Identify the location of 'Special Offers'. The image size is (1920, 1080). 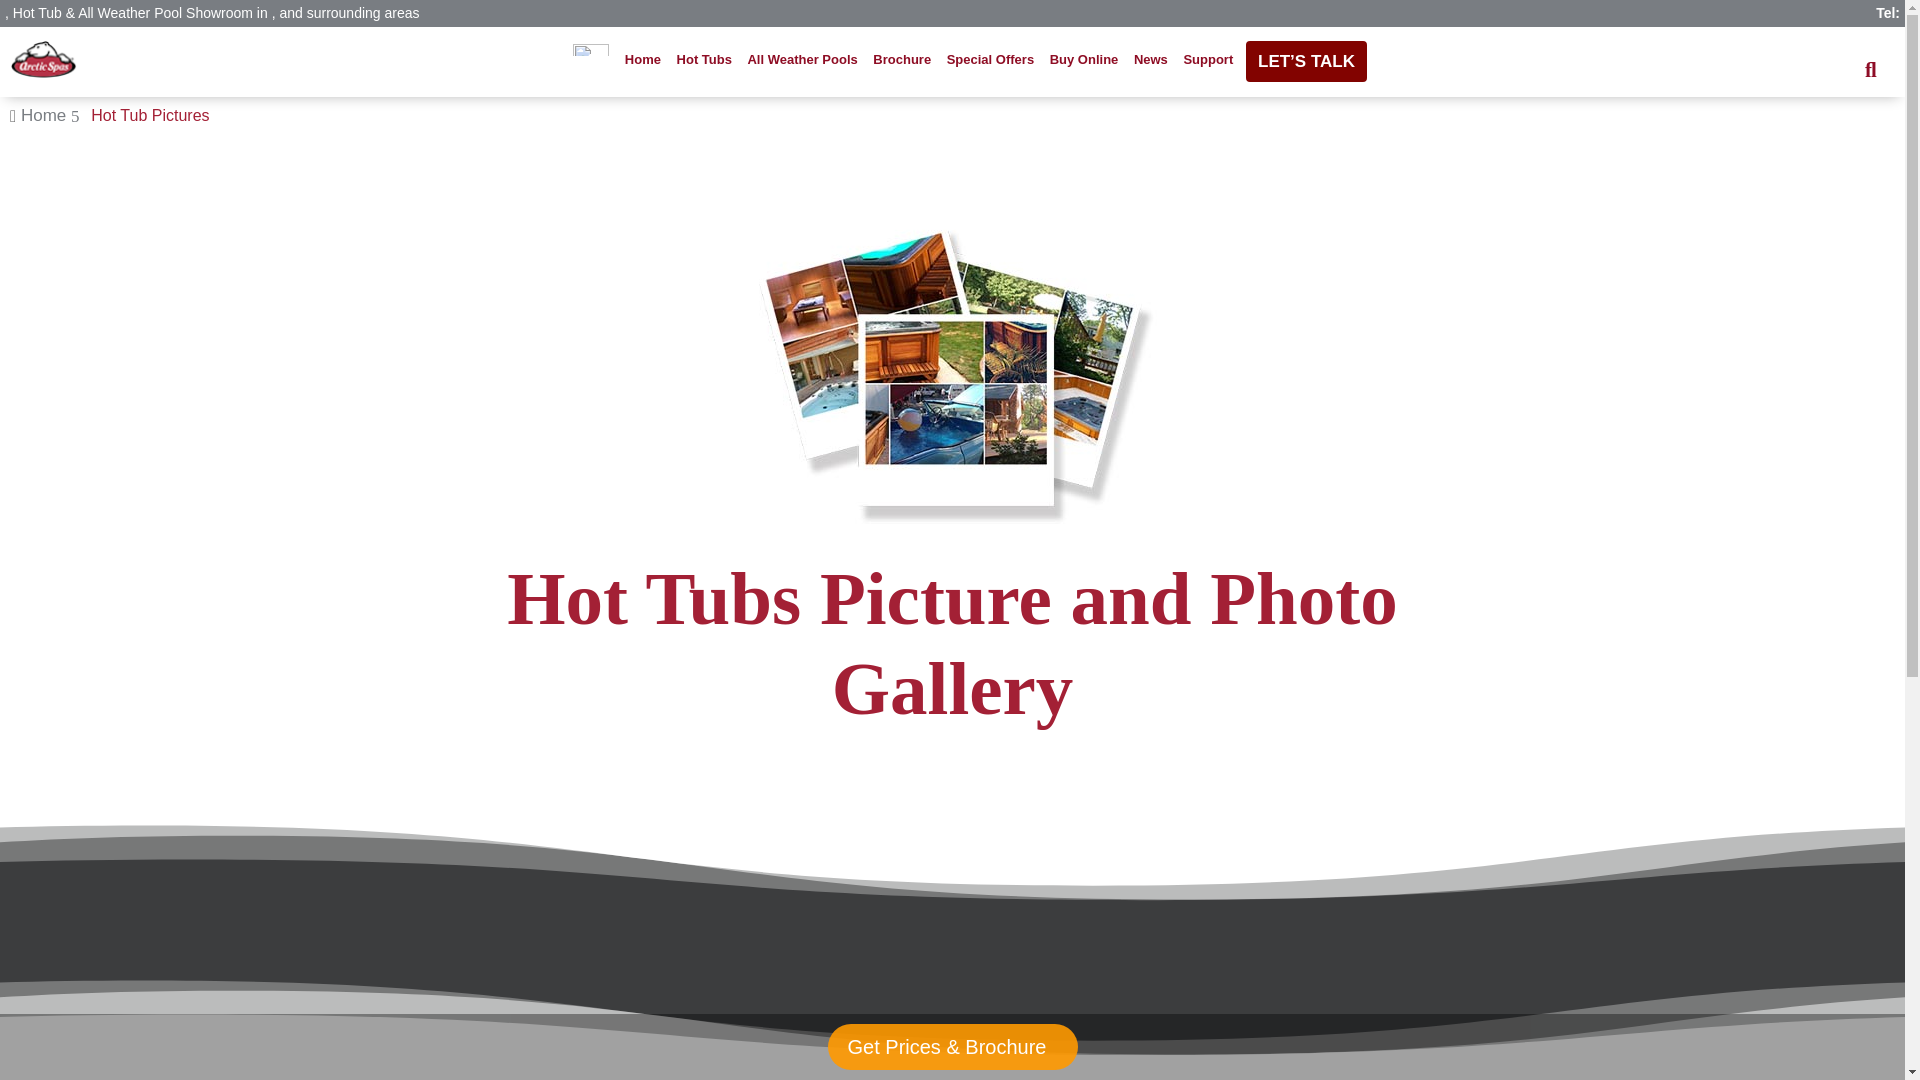
(940, 58).